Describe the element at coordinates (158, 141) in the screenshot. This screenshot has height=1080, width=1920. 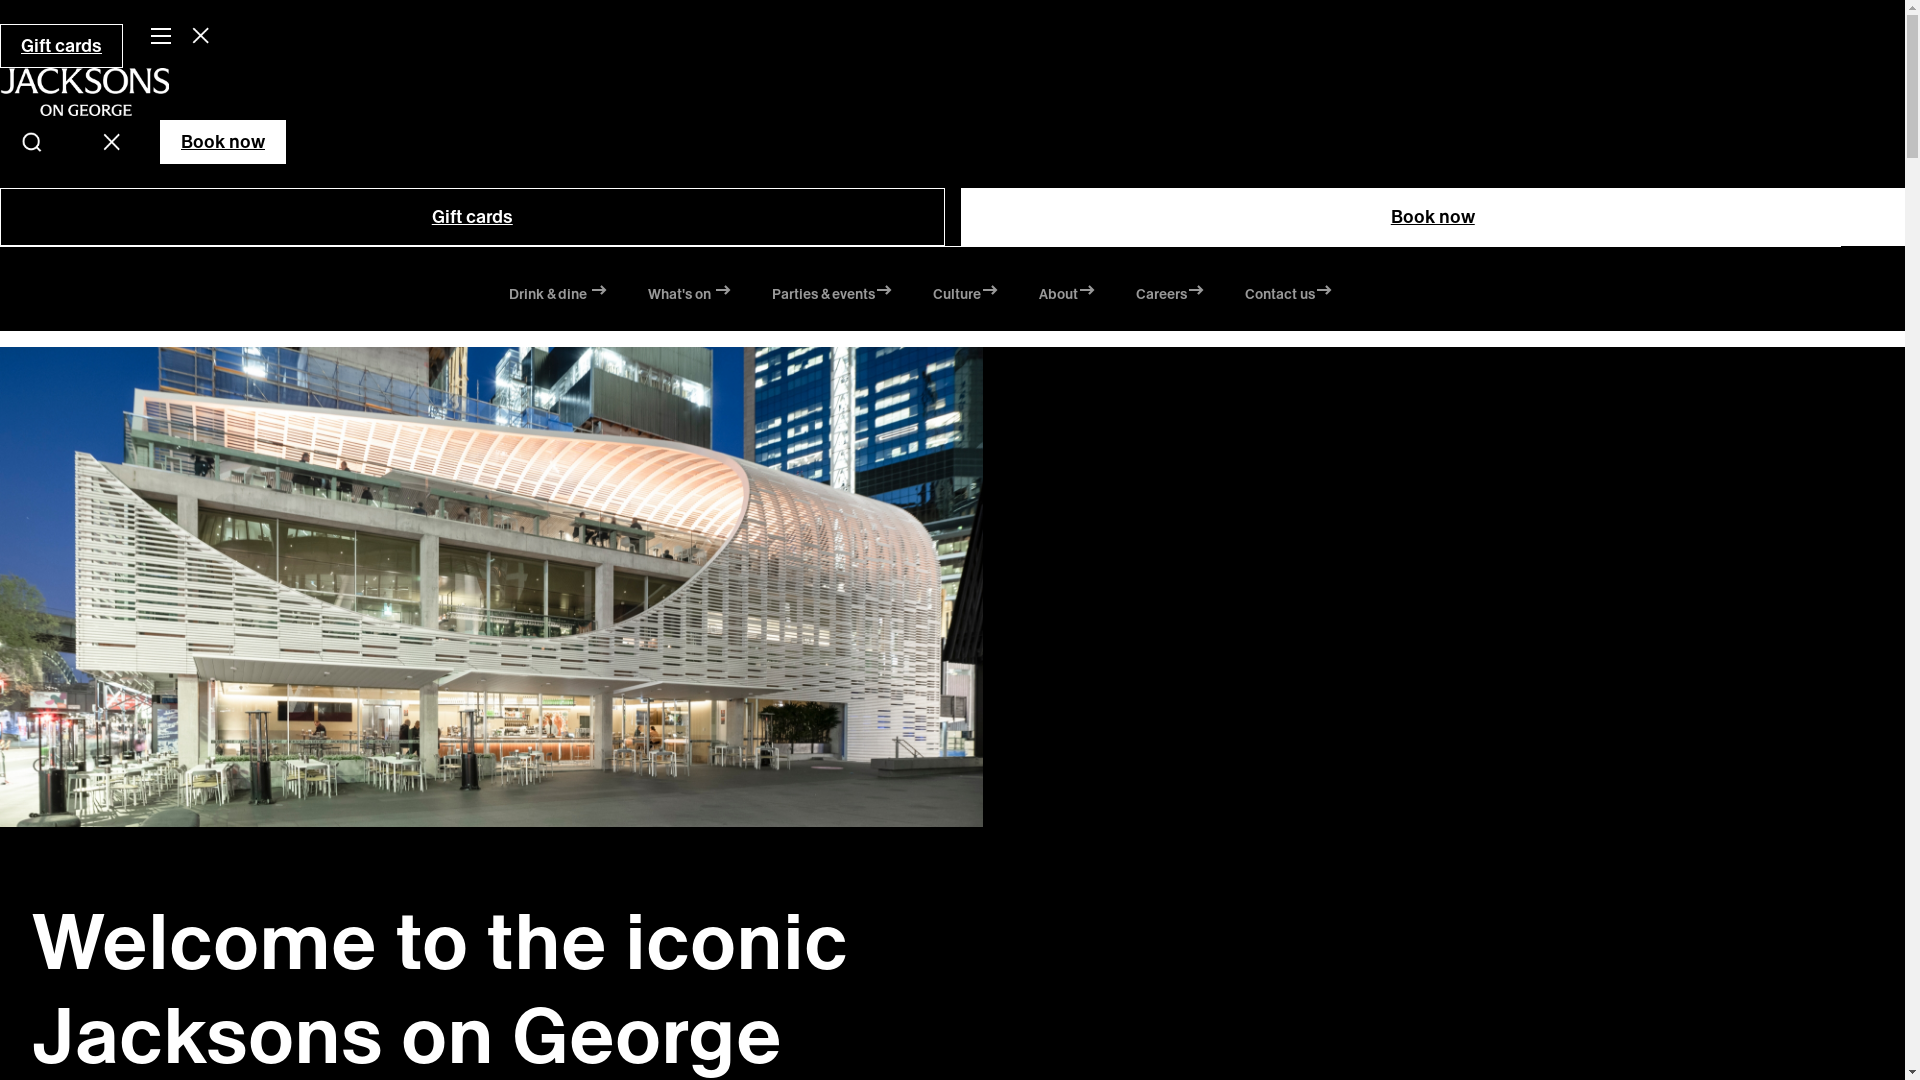
I see `'Book now'` at that location.